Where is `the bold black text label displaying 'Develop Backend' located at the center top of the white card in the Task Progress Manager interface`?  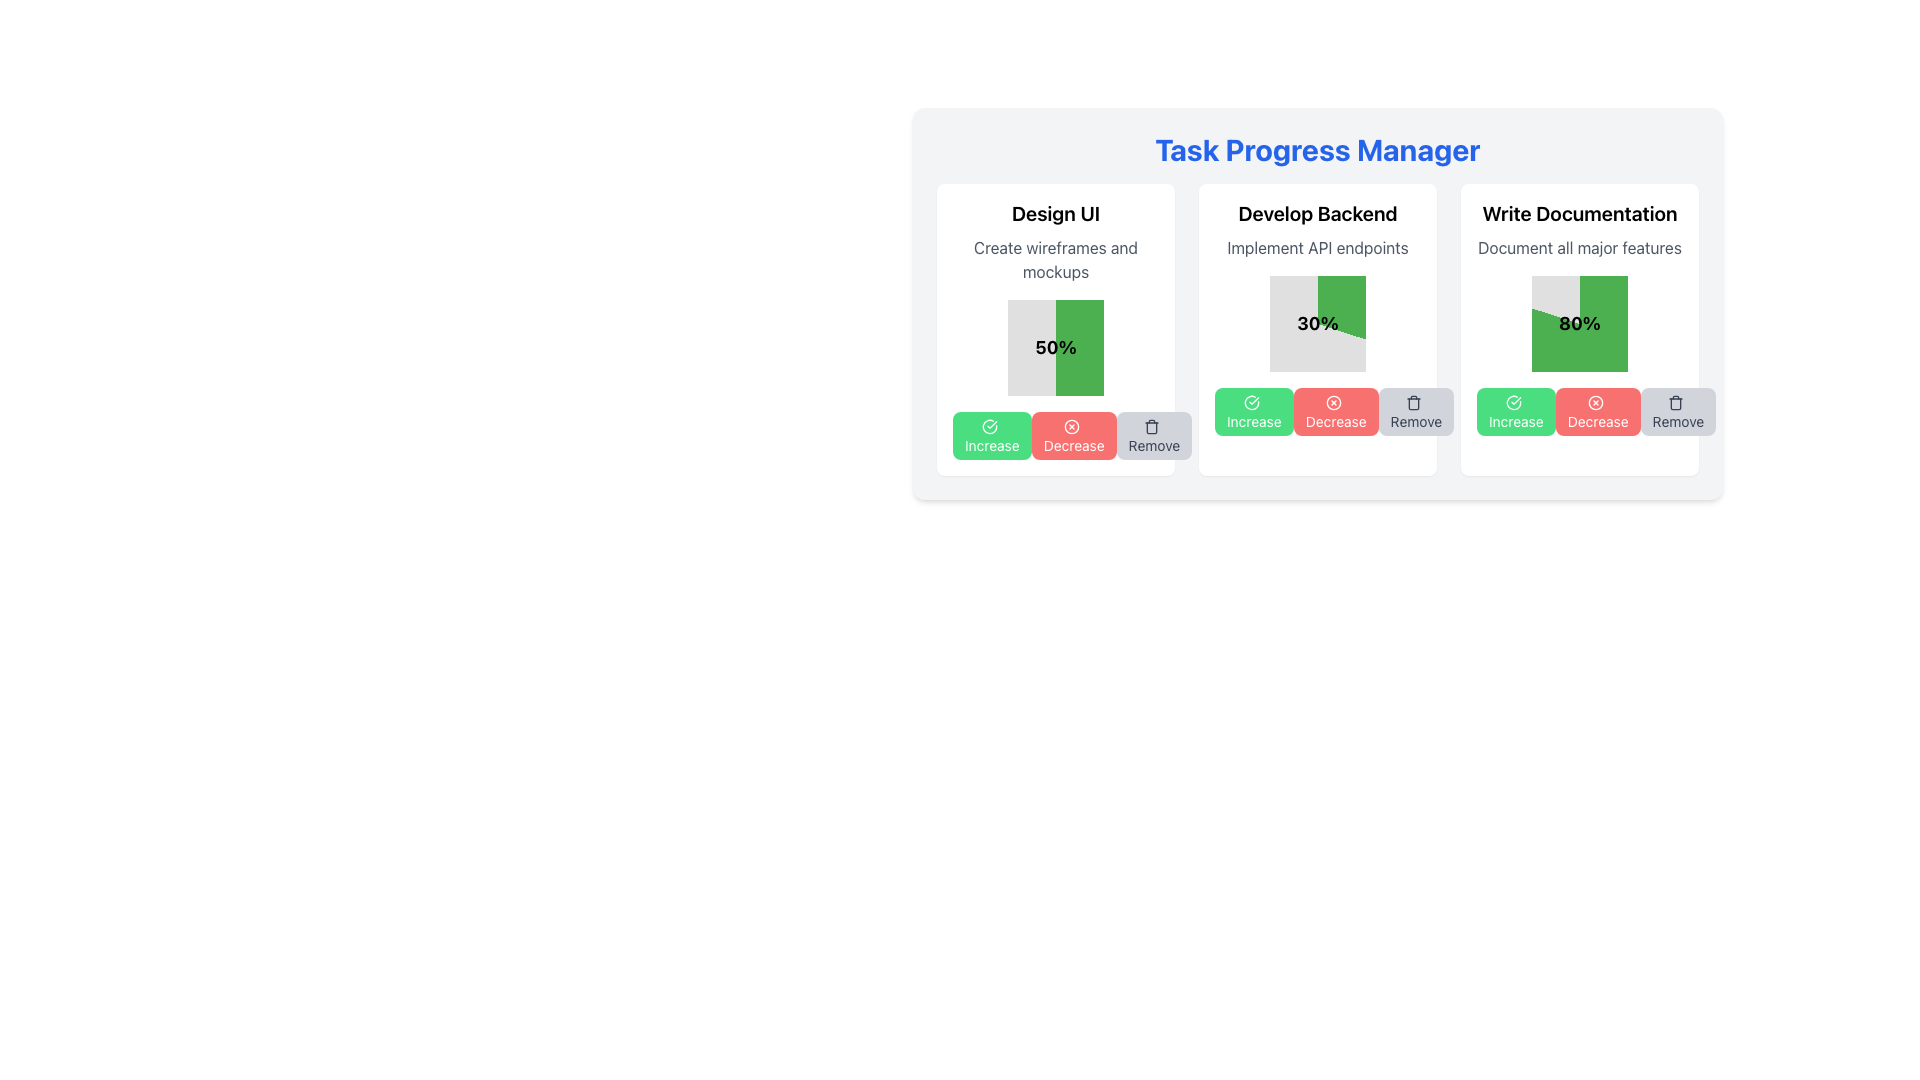
the bold black text label displaying 'Develop Backend' located at the center top of the white card in the Task Progress Manager interface is located at coordinates (1318, 213).